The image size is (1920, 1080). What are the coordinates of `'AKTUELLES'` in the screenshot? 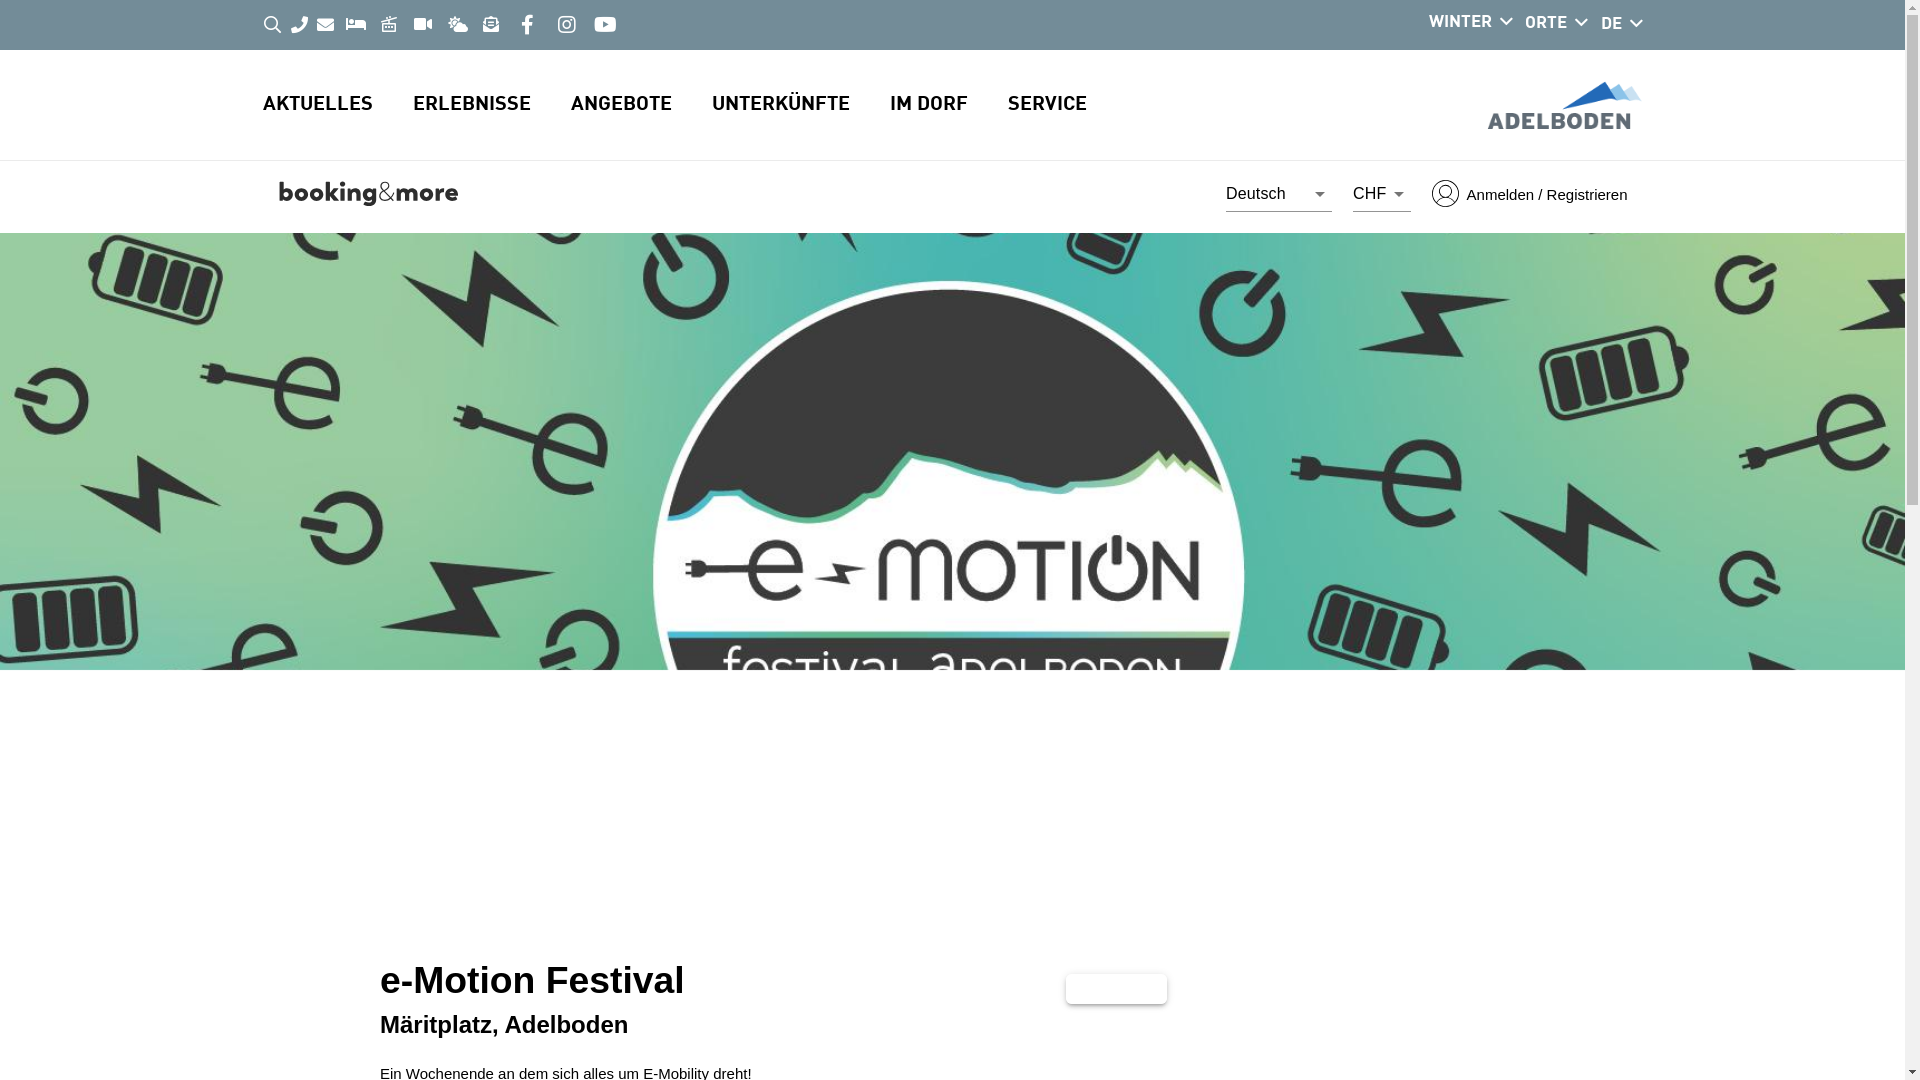 It's located at (336, 104).